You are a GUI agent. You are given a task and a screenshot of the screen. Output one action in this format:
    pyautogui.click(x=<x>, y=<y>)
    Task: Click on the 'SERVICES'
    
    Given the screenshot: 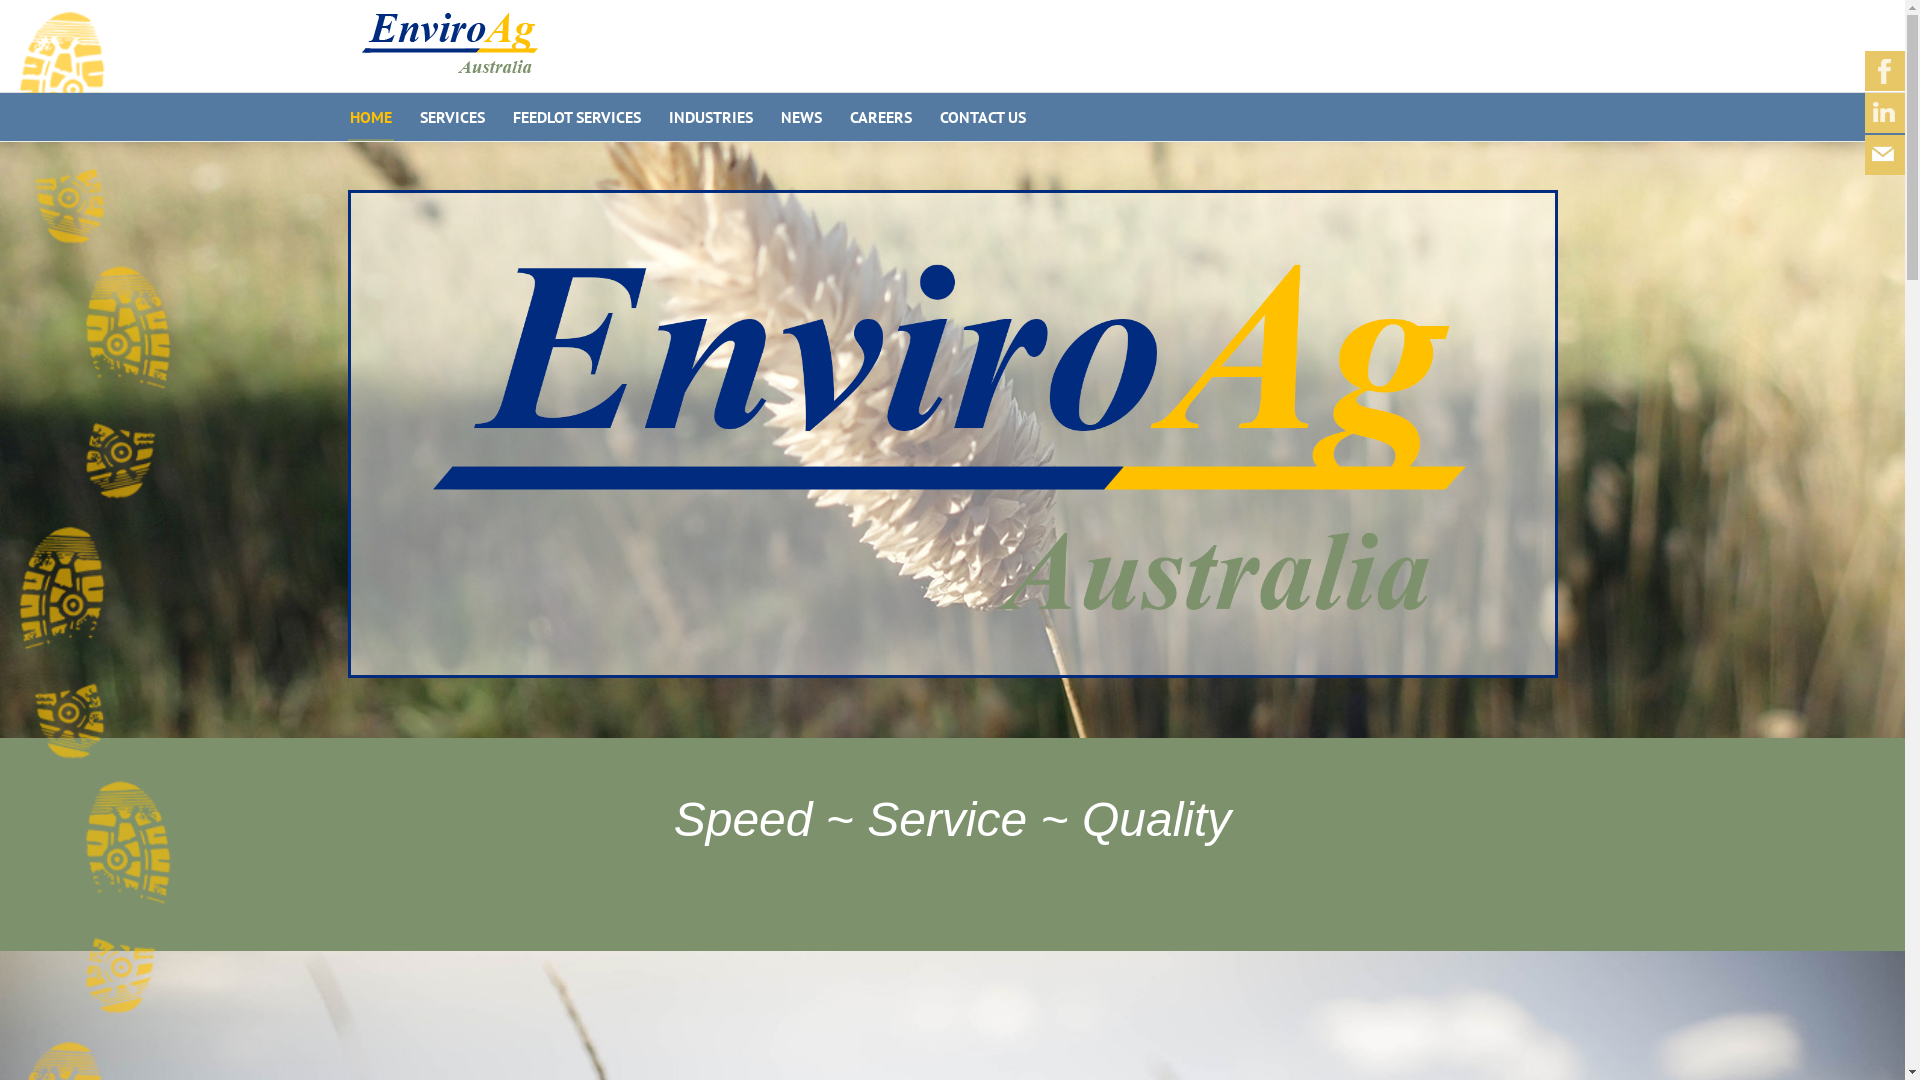 What is the action you would take?
    pyautogui.click(x=451, y=116)
    